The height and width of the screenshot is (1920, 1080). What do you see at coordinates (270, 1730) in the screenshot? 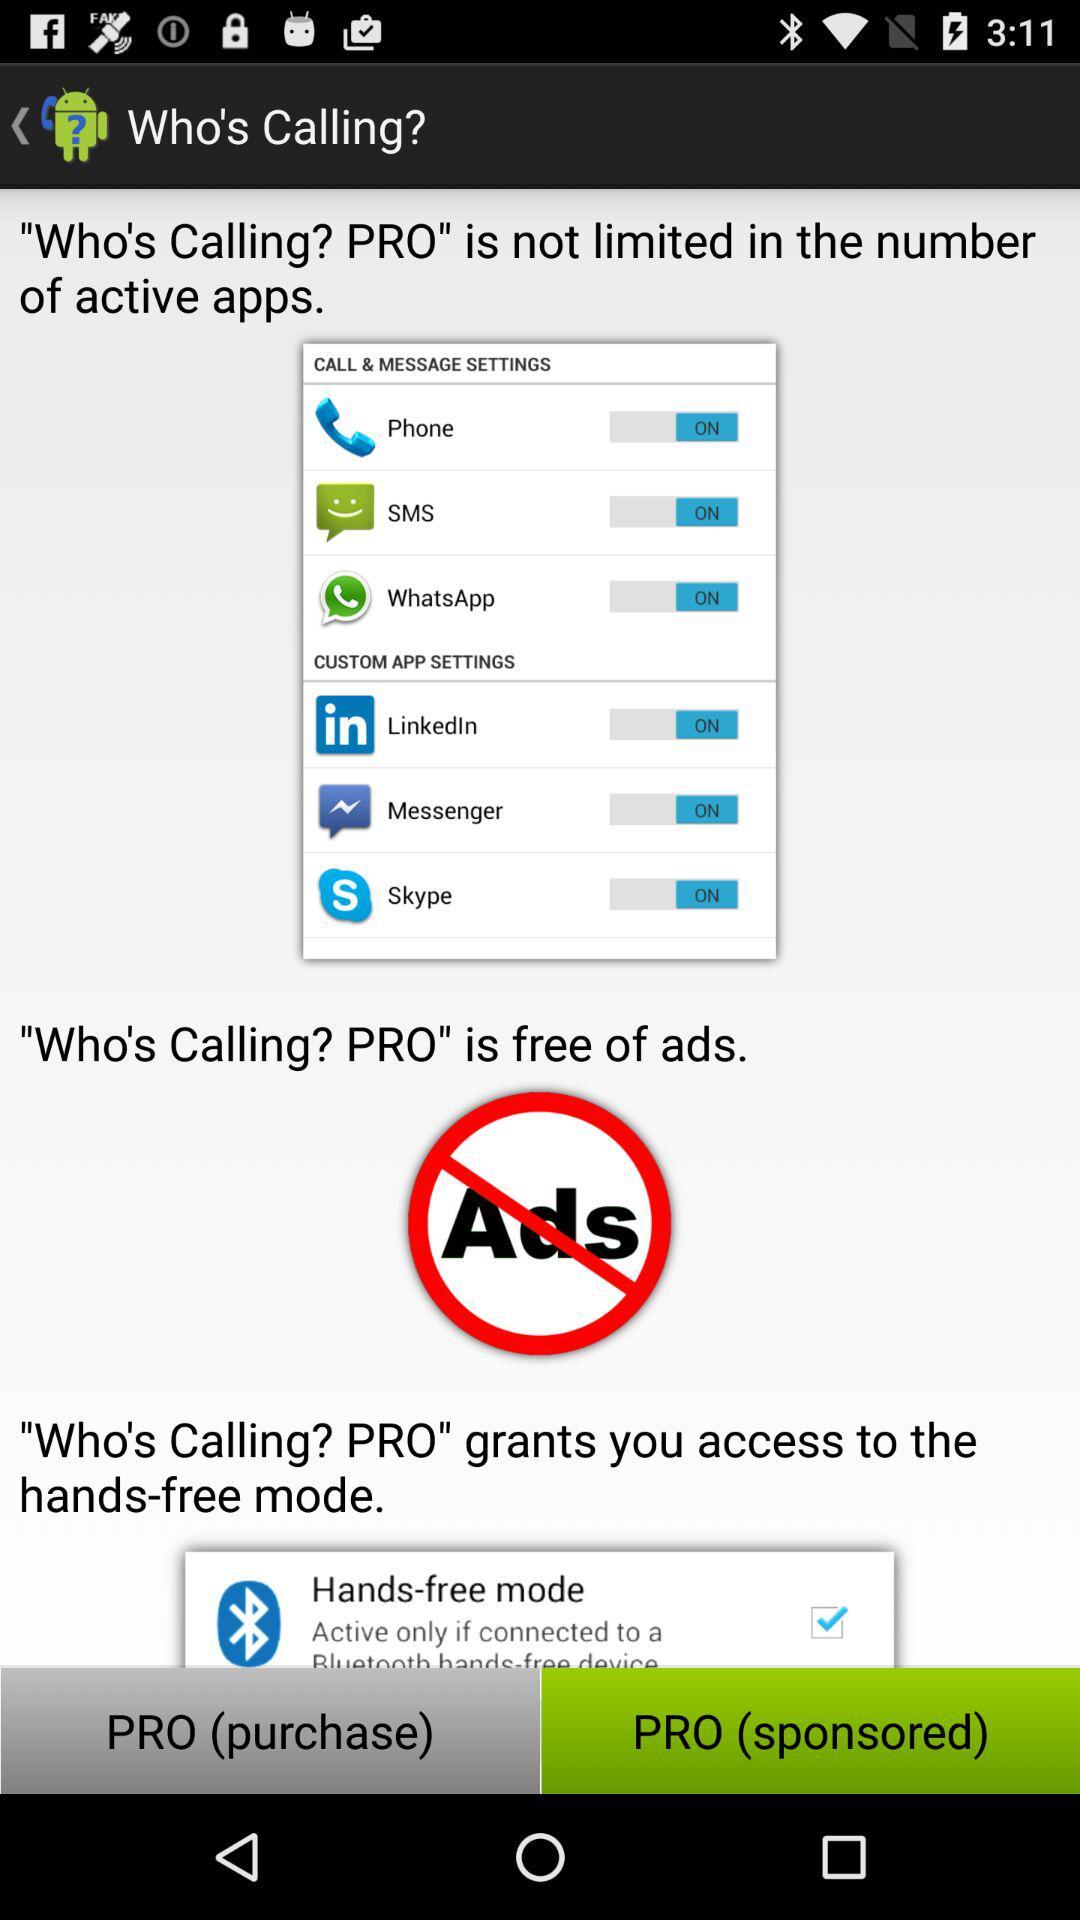
I see `pro (purchase)` at bounding box center [270, 1730].